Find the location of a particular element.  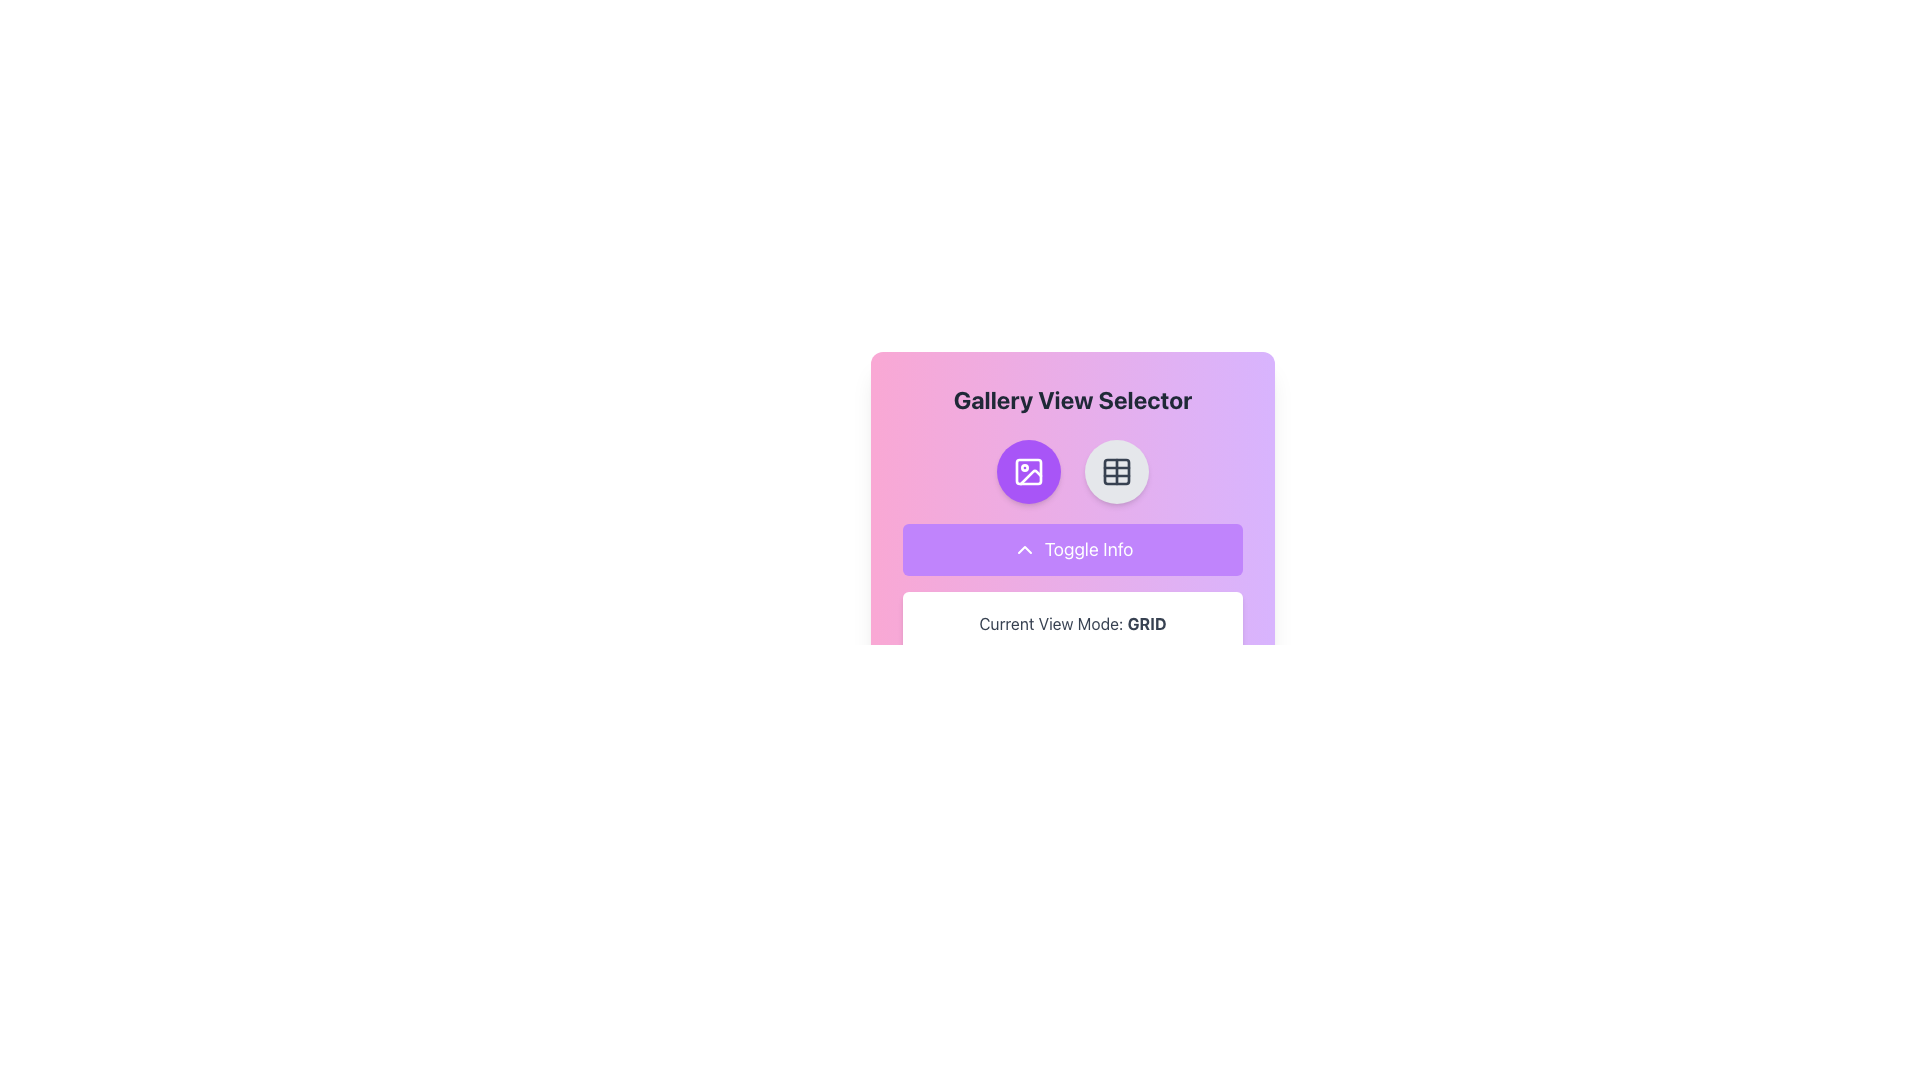

the non-interactive text label indicating the current view mode as 'GRID', which is positioned beneath the 'Toggle Info' button is located at coordinates (1147, 623).